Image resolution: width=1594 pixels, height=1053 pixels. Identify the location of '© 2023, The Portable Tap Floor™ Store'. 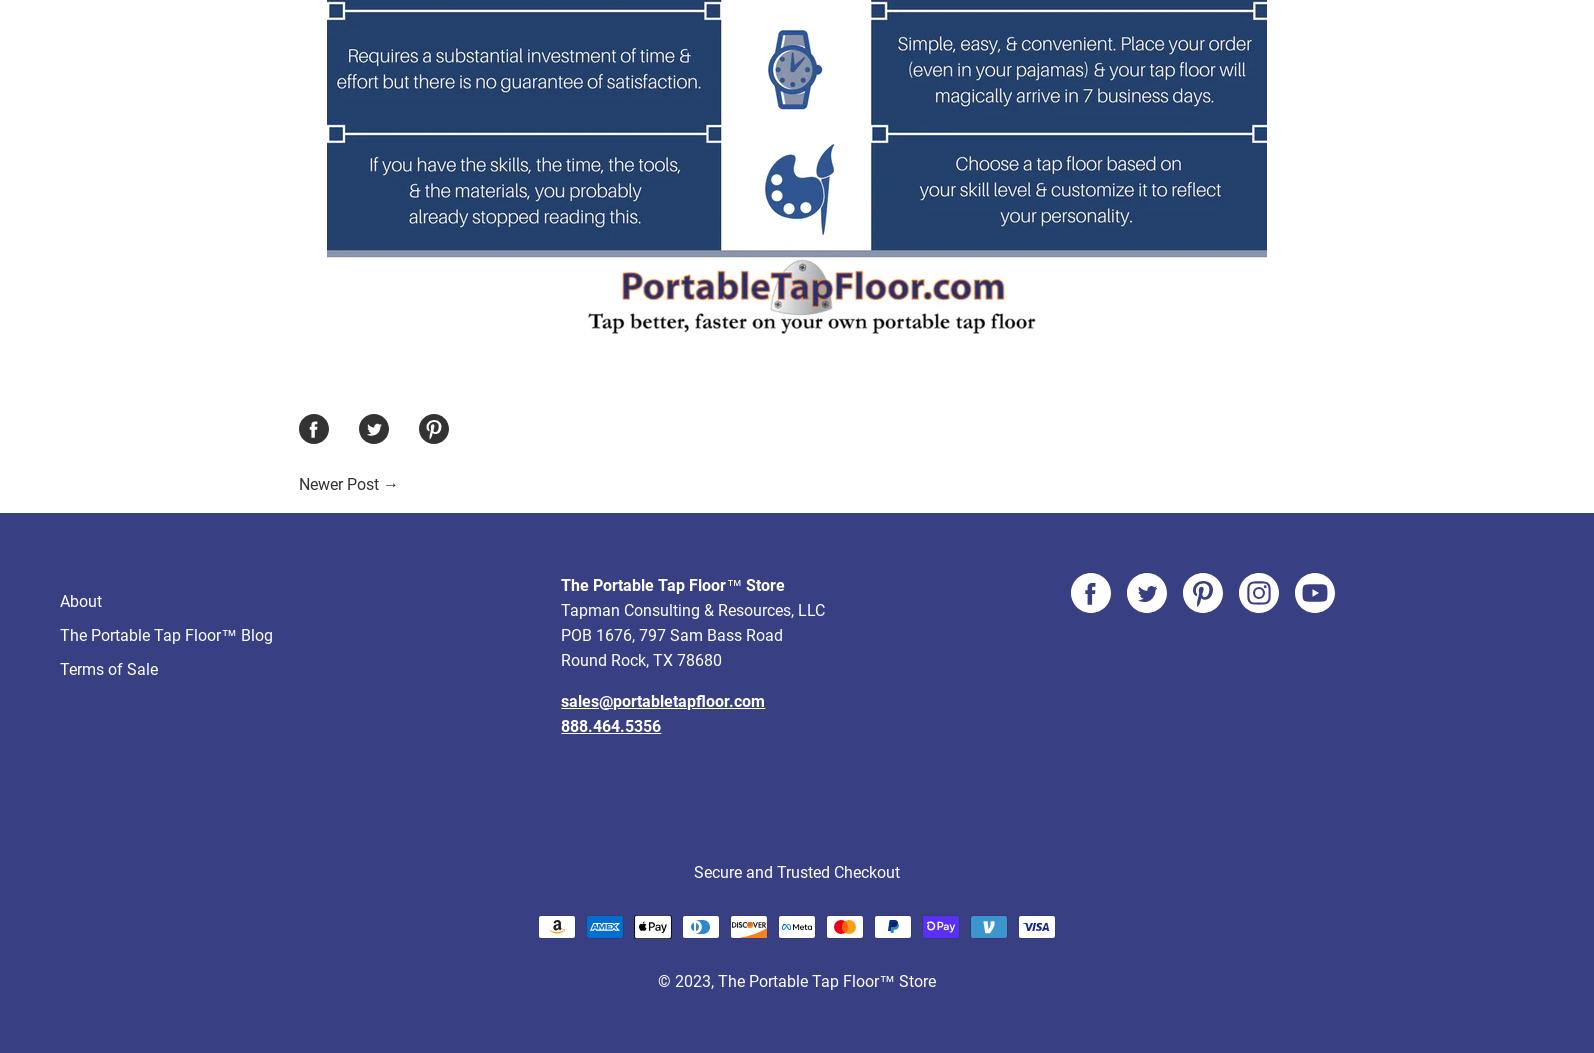
(797, 906).